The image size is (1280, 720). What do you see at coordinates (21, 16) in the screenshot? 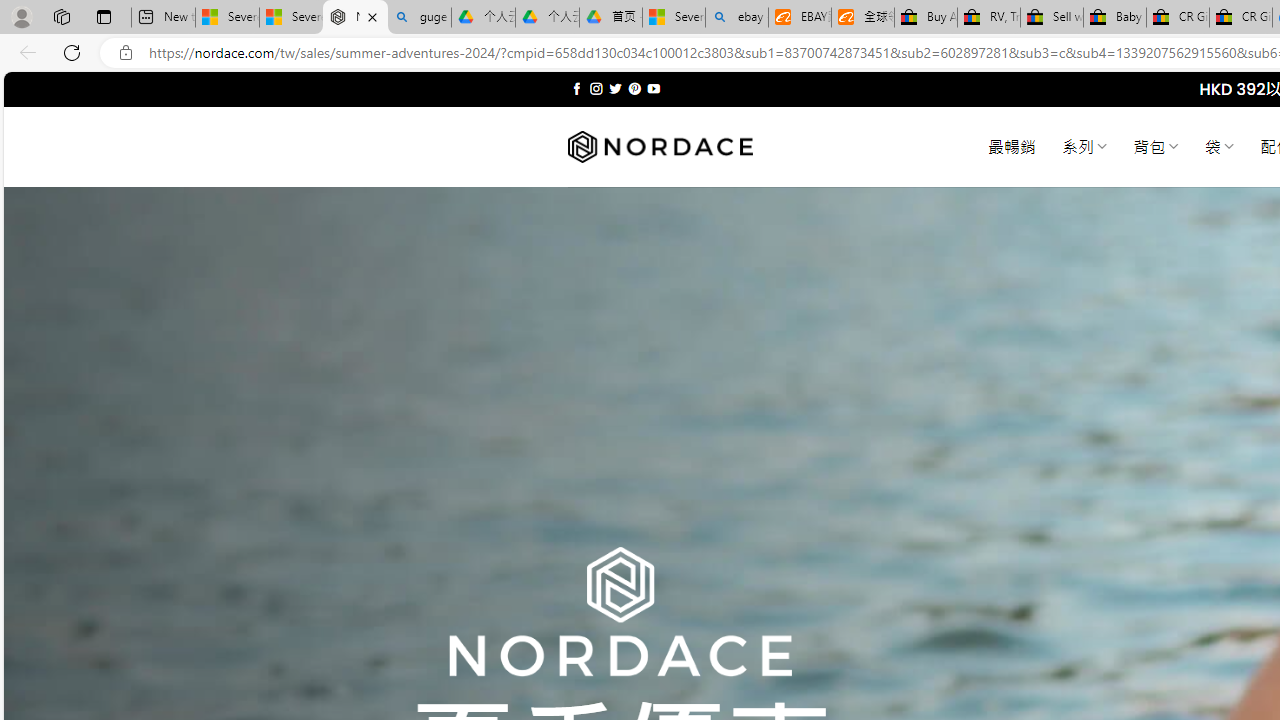
I see `'Personal Profile'` at bounding box center [21, 16].